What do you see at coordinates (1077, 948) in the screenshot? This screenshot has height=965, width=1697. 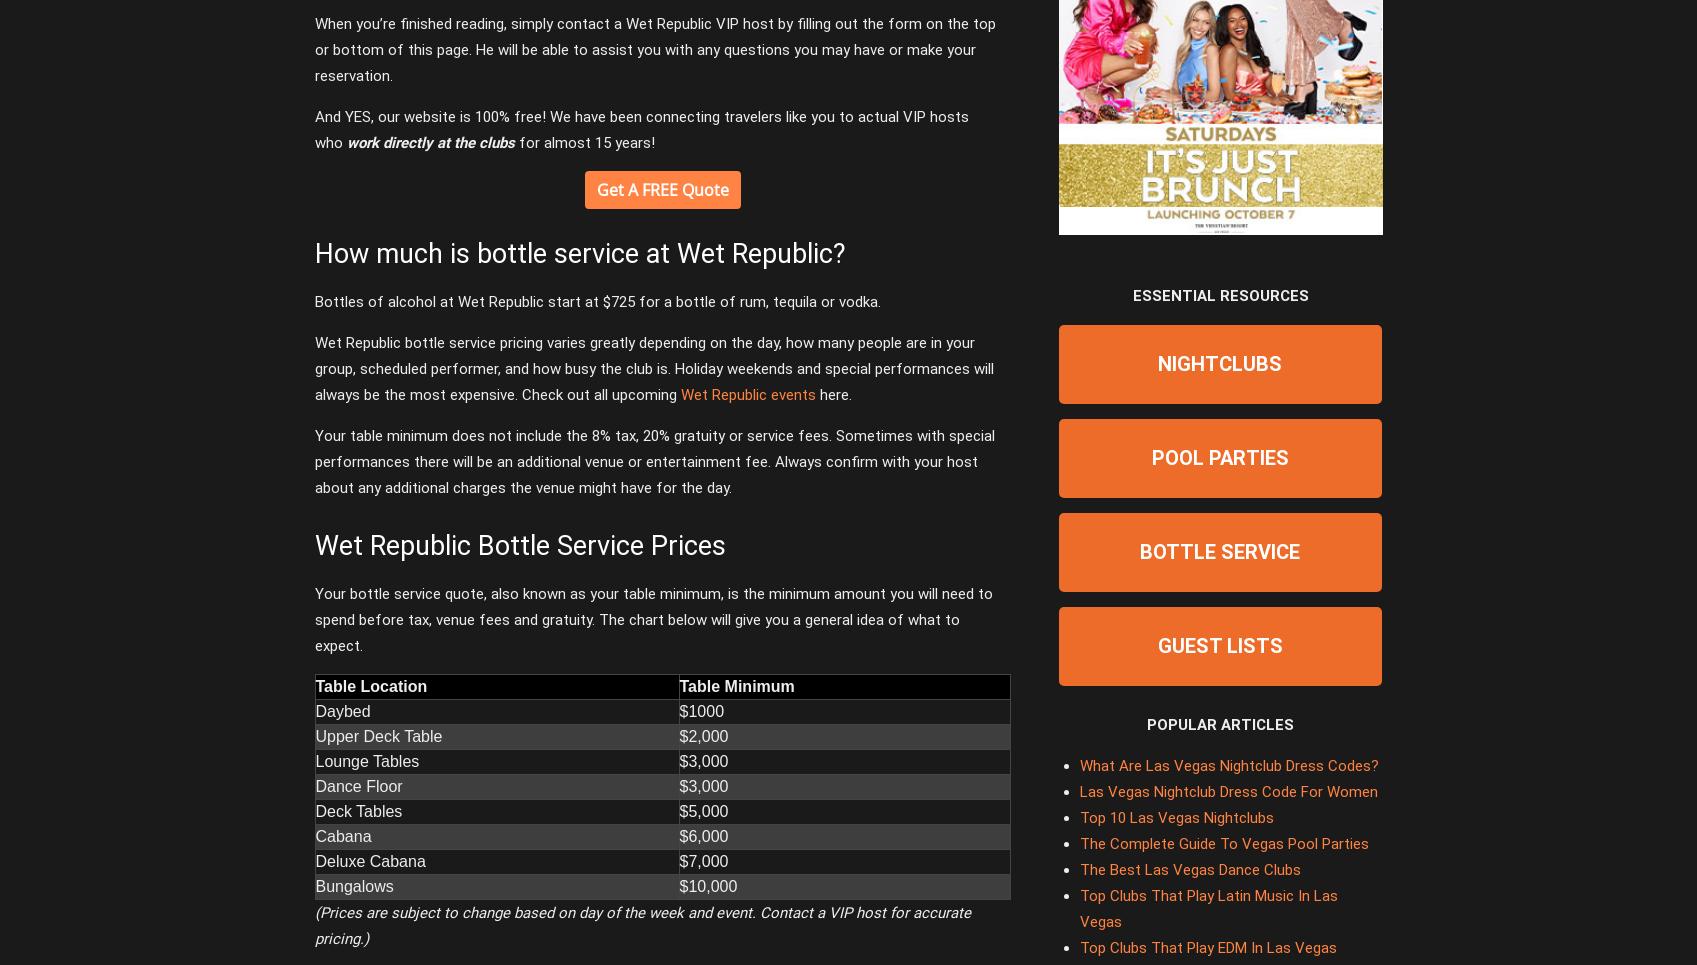 I see `'Top Clubs That Play EDM In Las Vegas'` at bounding box center [1077, 948].